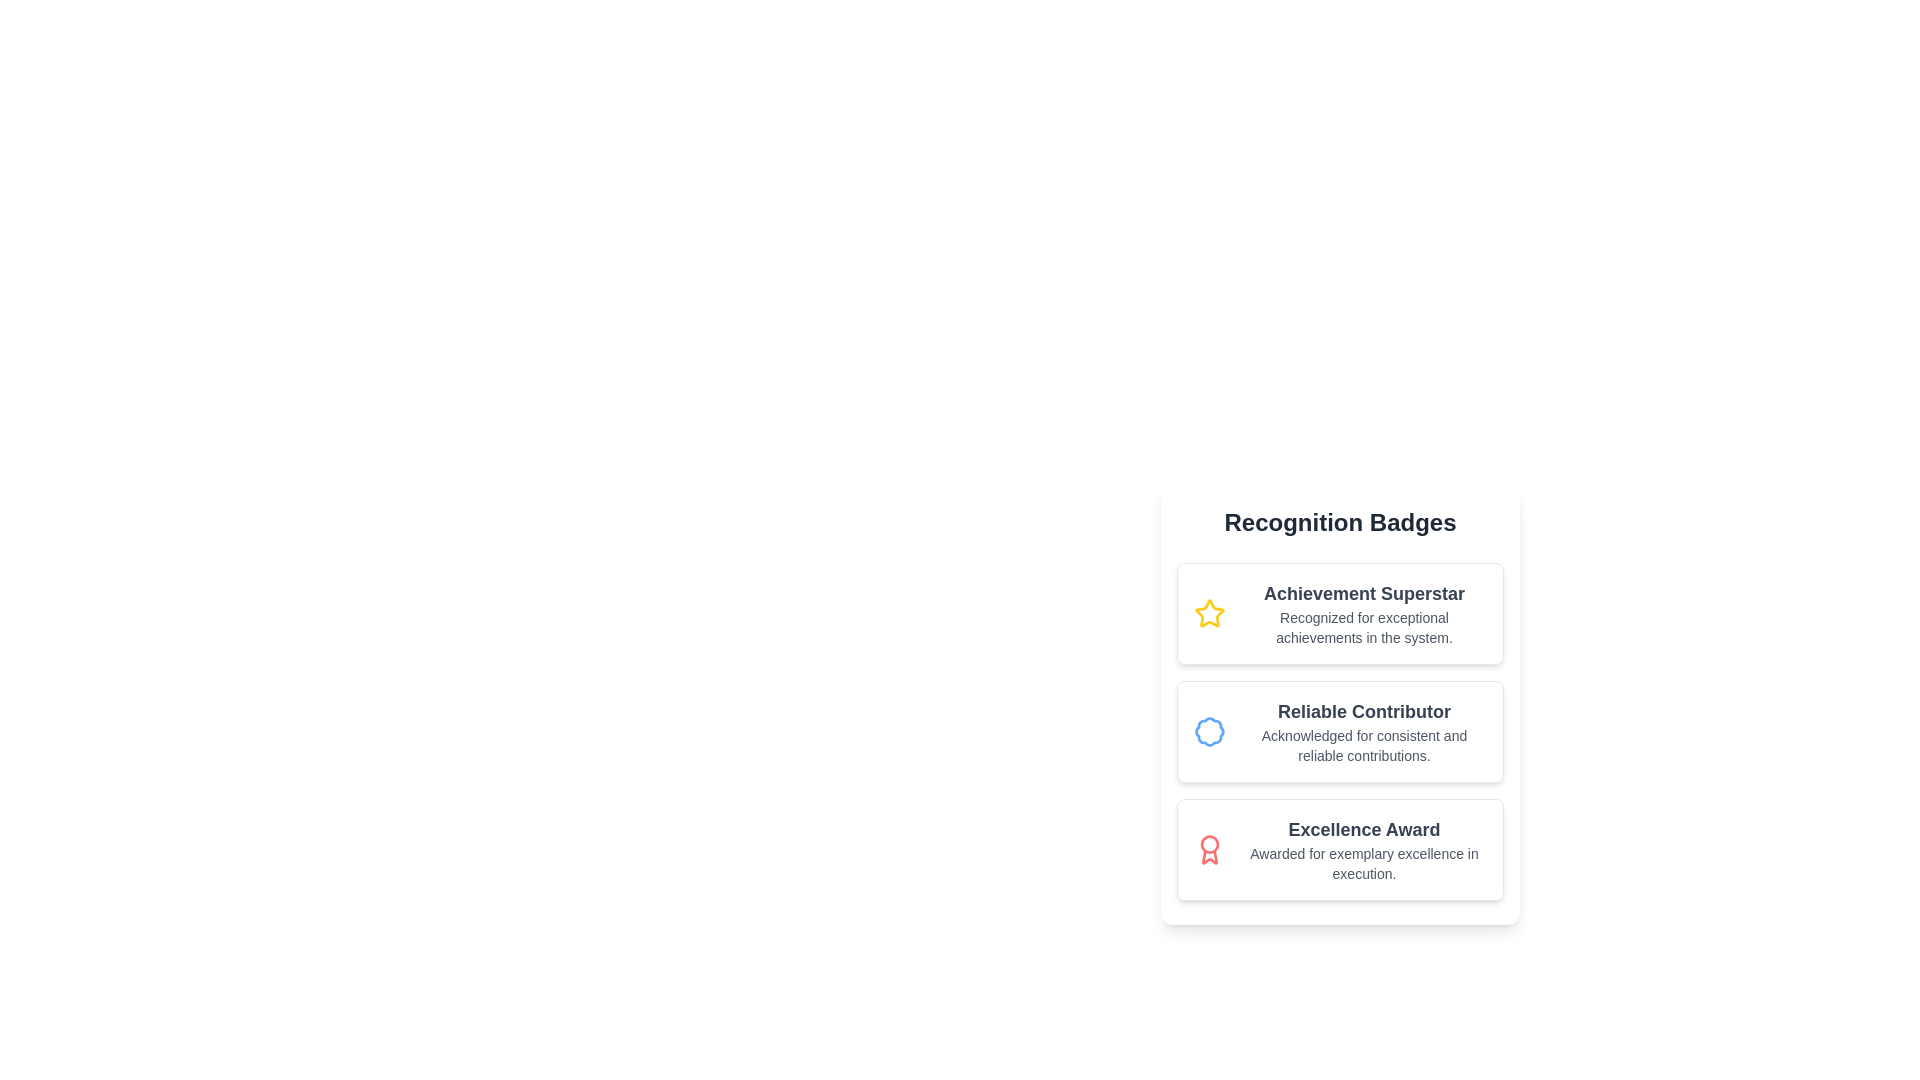  What do you see at coordinates (1340, 732) in the screenshot?
I see `the second card component` at bounding box center [1340, 732].